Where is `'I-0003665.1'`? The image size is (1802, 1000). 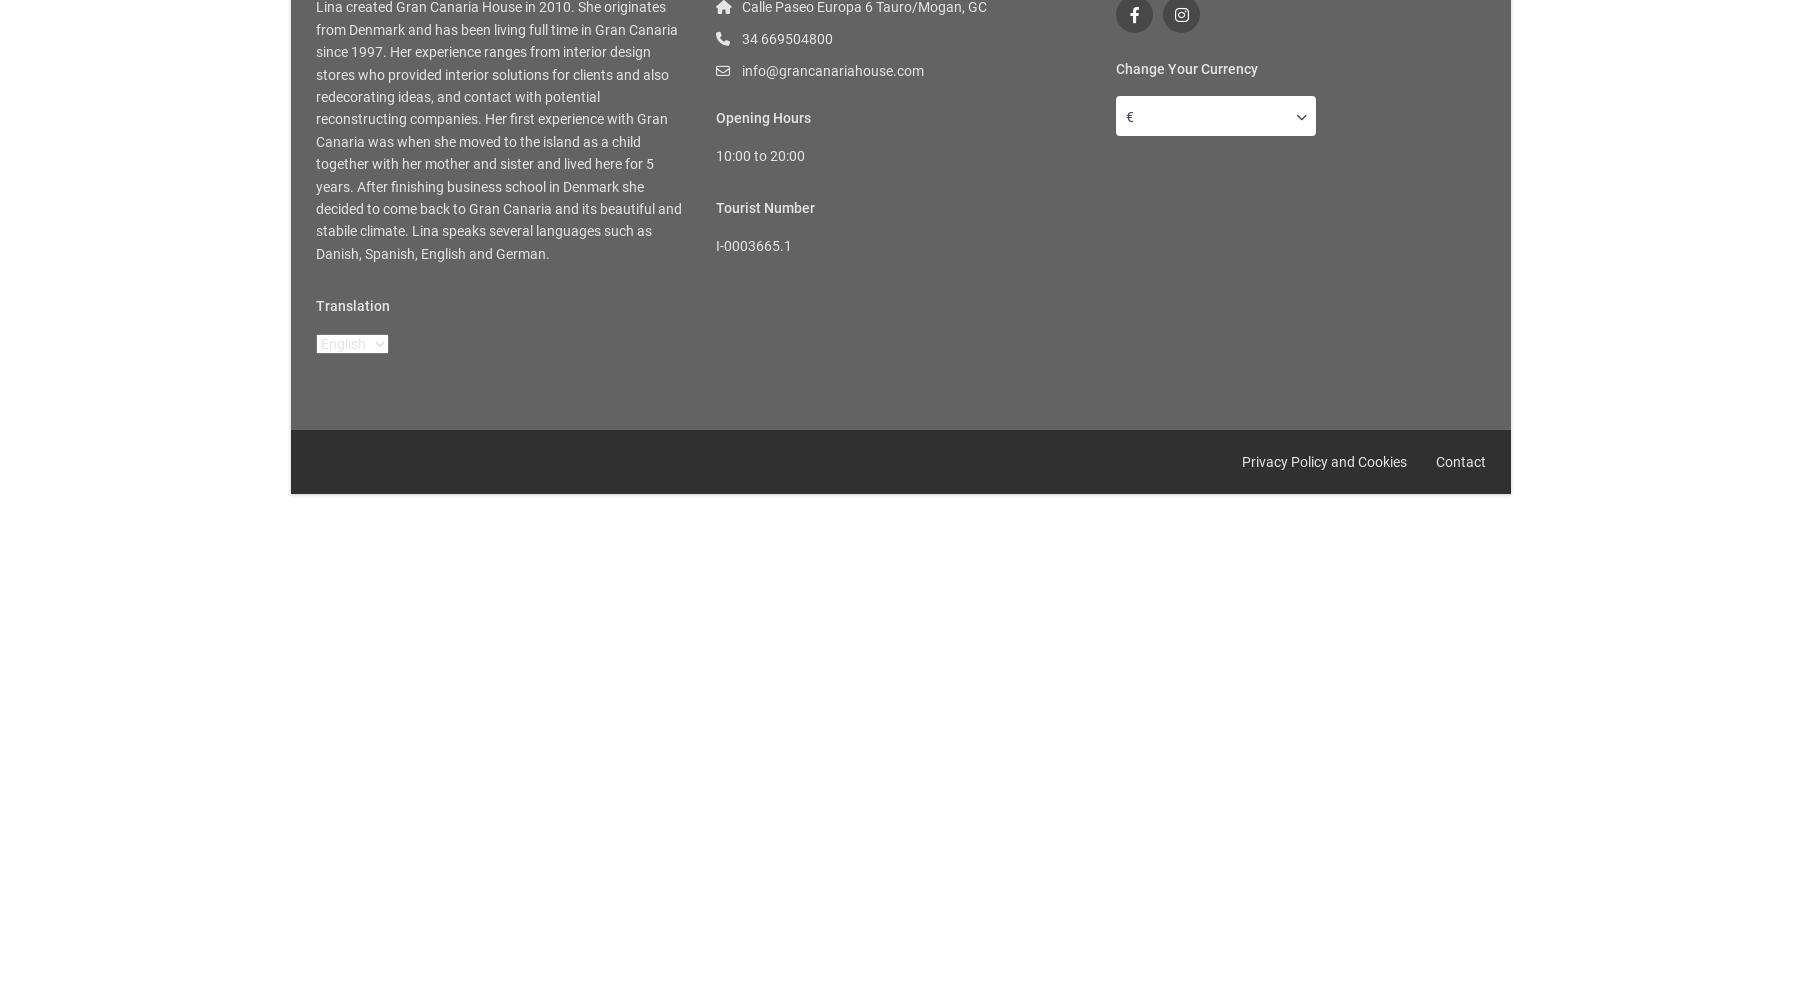
'I-0003665.1' is located at coordinates (752, 244).